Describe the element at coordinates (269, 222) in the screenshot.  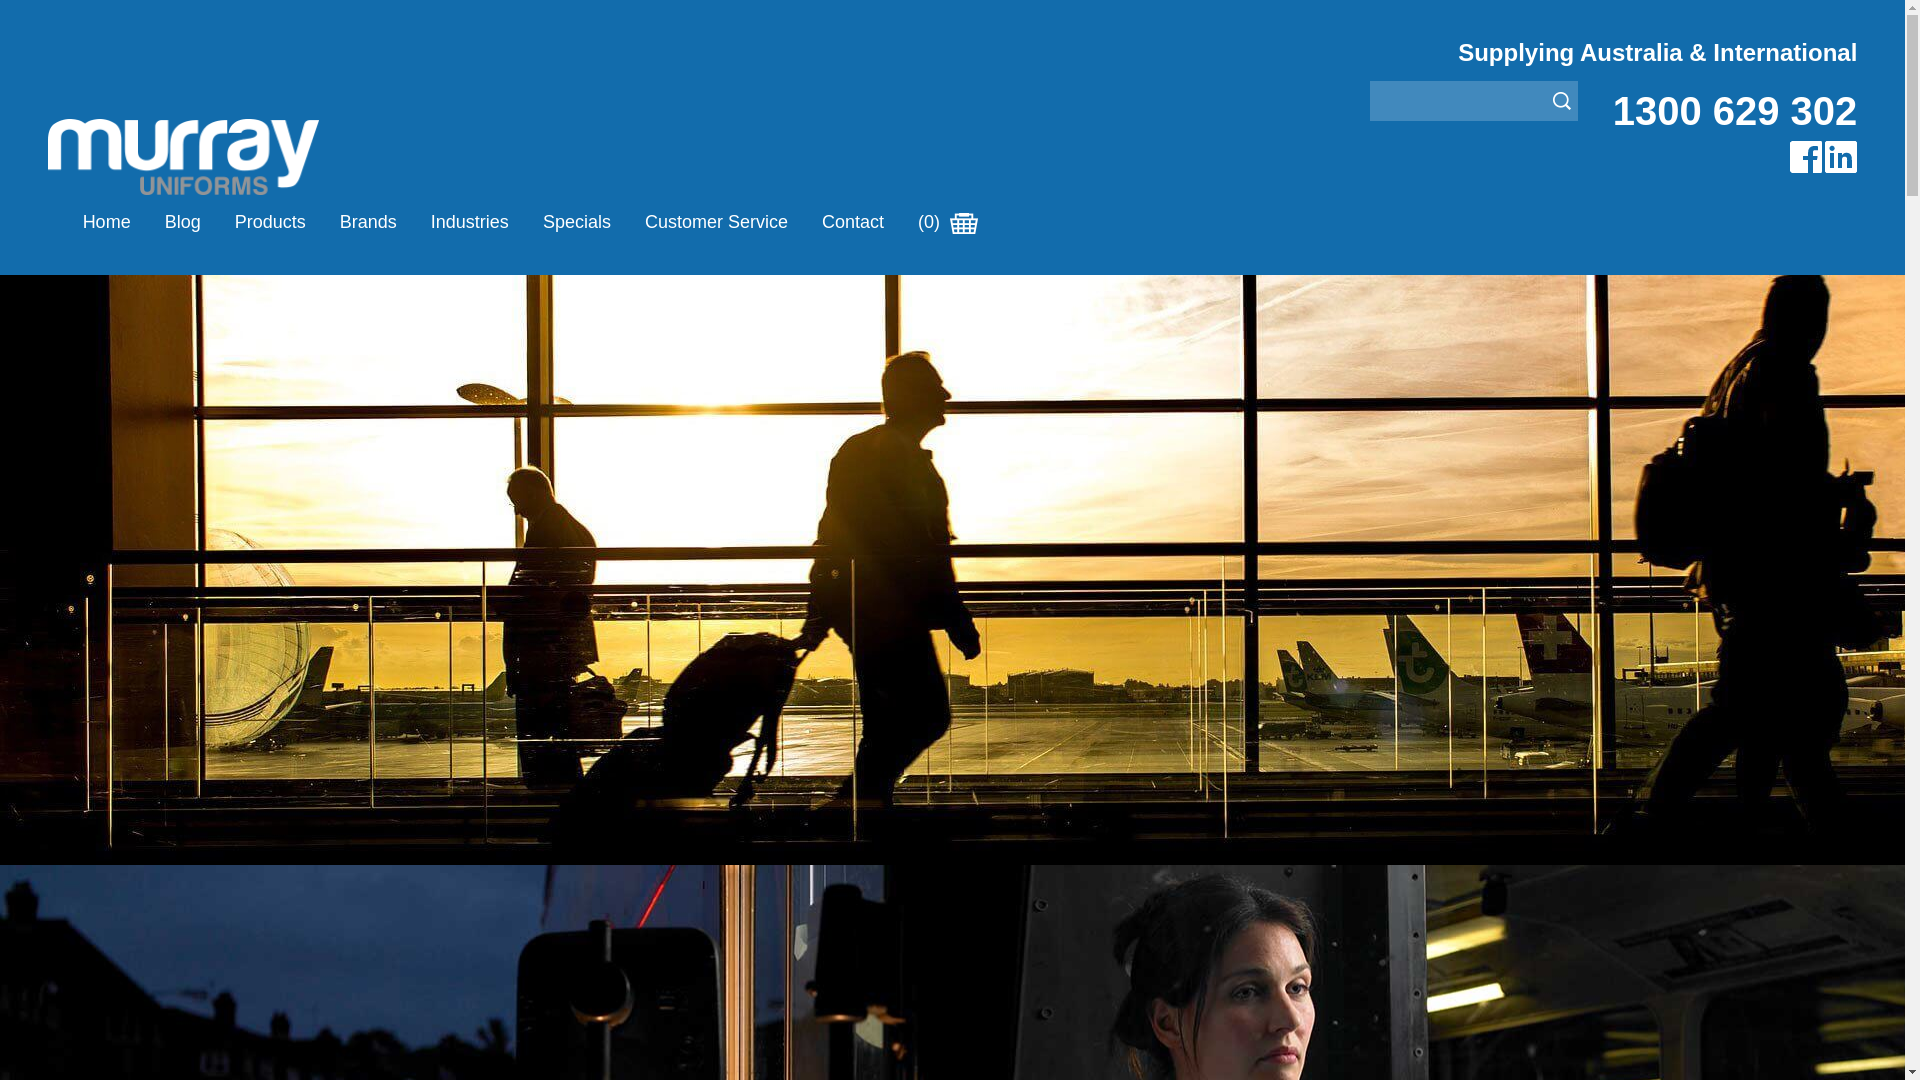
I see `'Products'` at that location.